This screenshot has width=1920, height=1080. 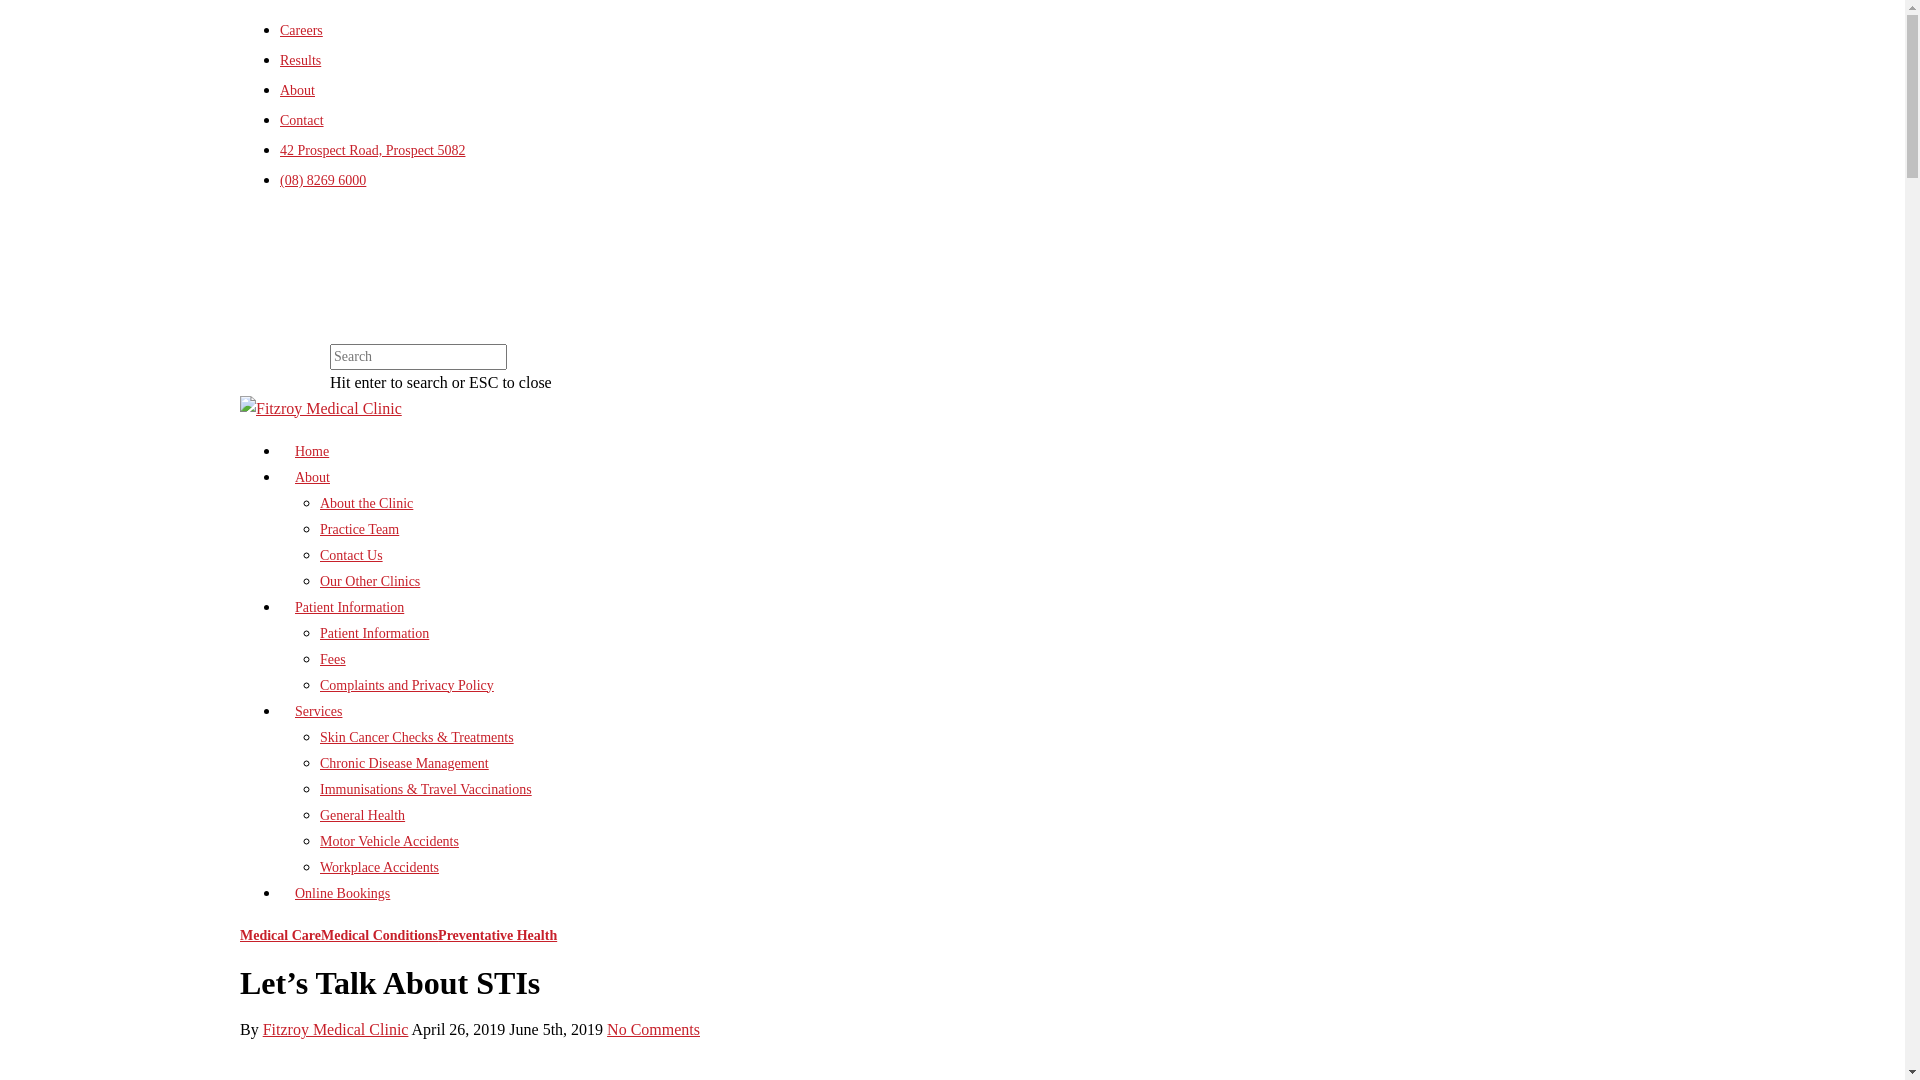 What do you see at coordinates (321, 935) in the screenshot?
I see `'Medical Conditions'` at bounding box center [321, 935].